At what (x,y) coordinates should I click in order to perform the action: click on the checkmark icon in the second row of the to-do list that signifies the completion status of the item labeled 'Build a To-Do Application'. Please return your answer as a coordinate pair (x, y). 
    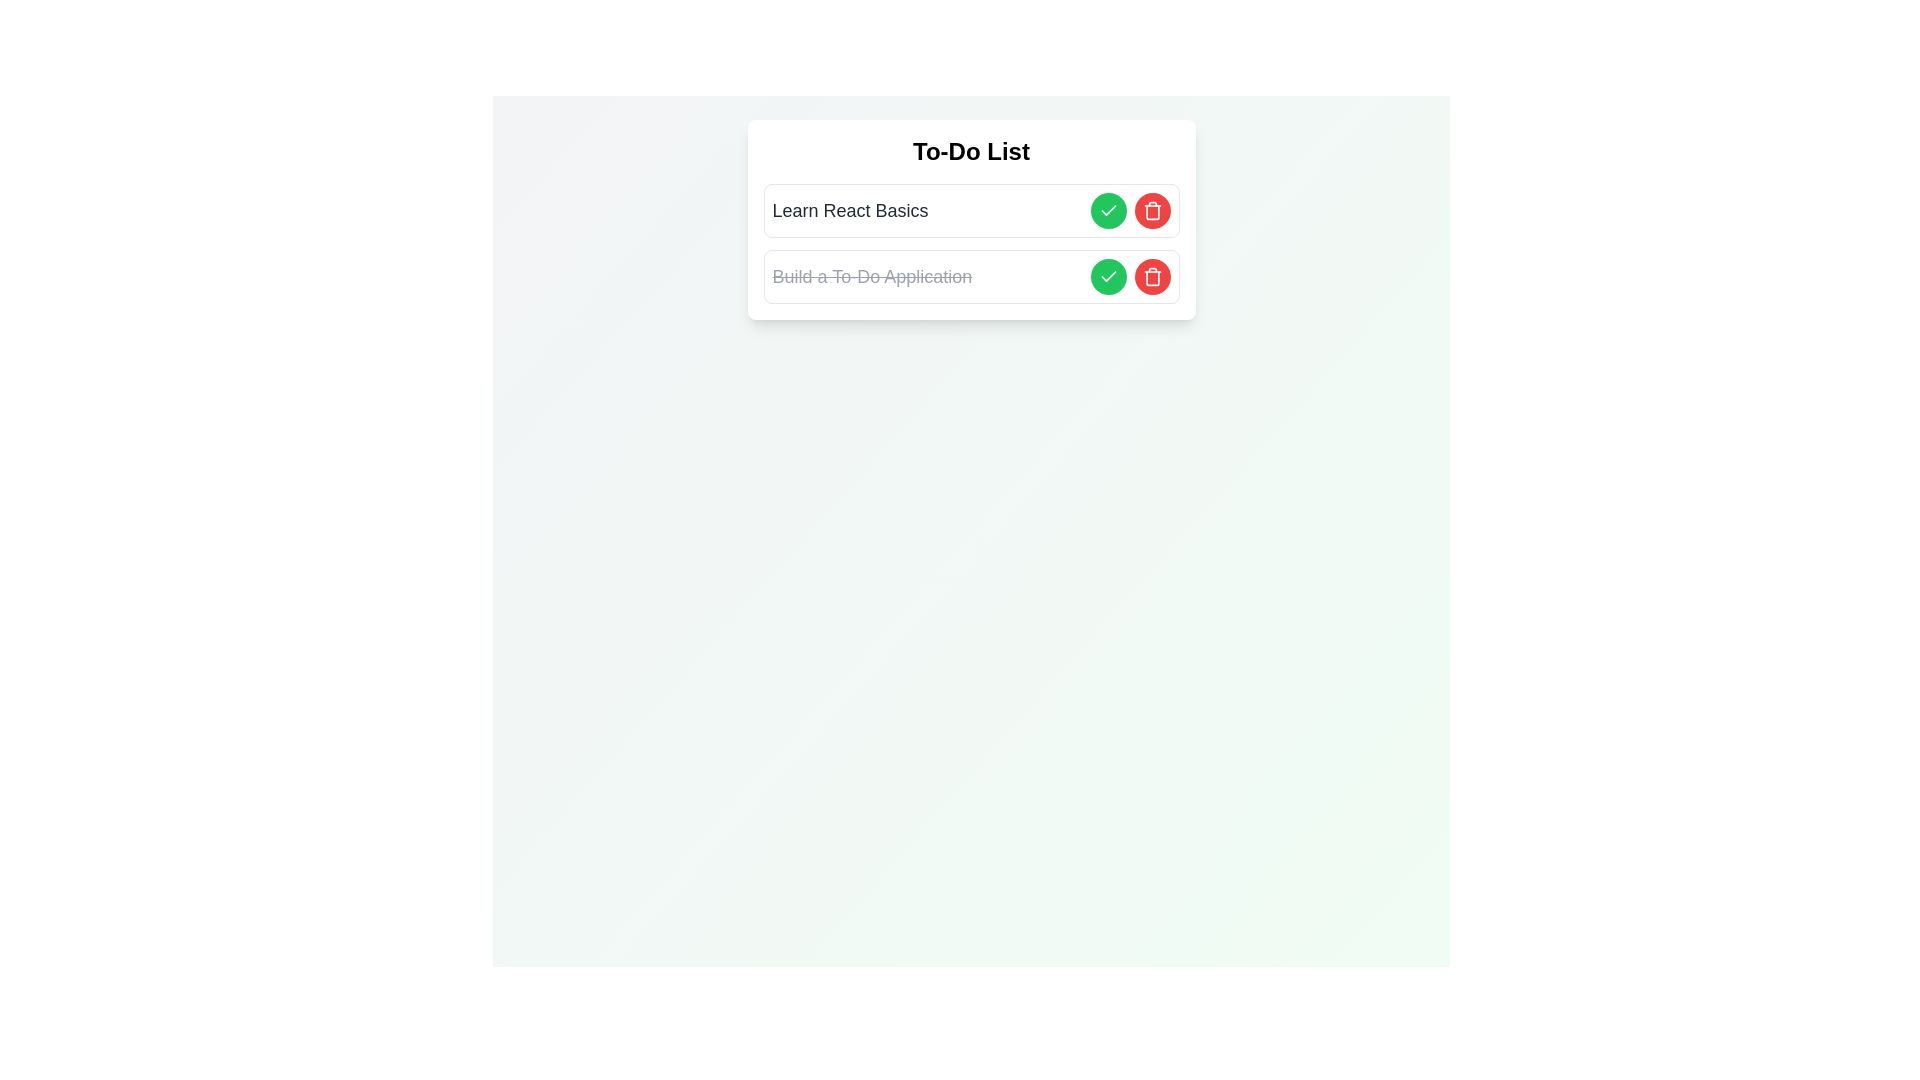
    Looking at the image, I should click on (1107, 277).